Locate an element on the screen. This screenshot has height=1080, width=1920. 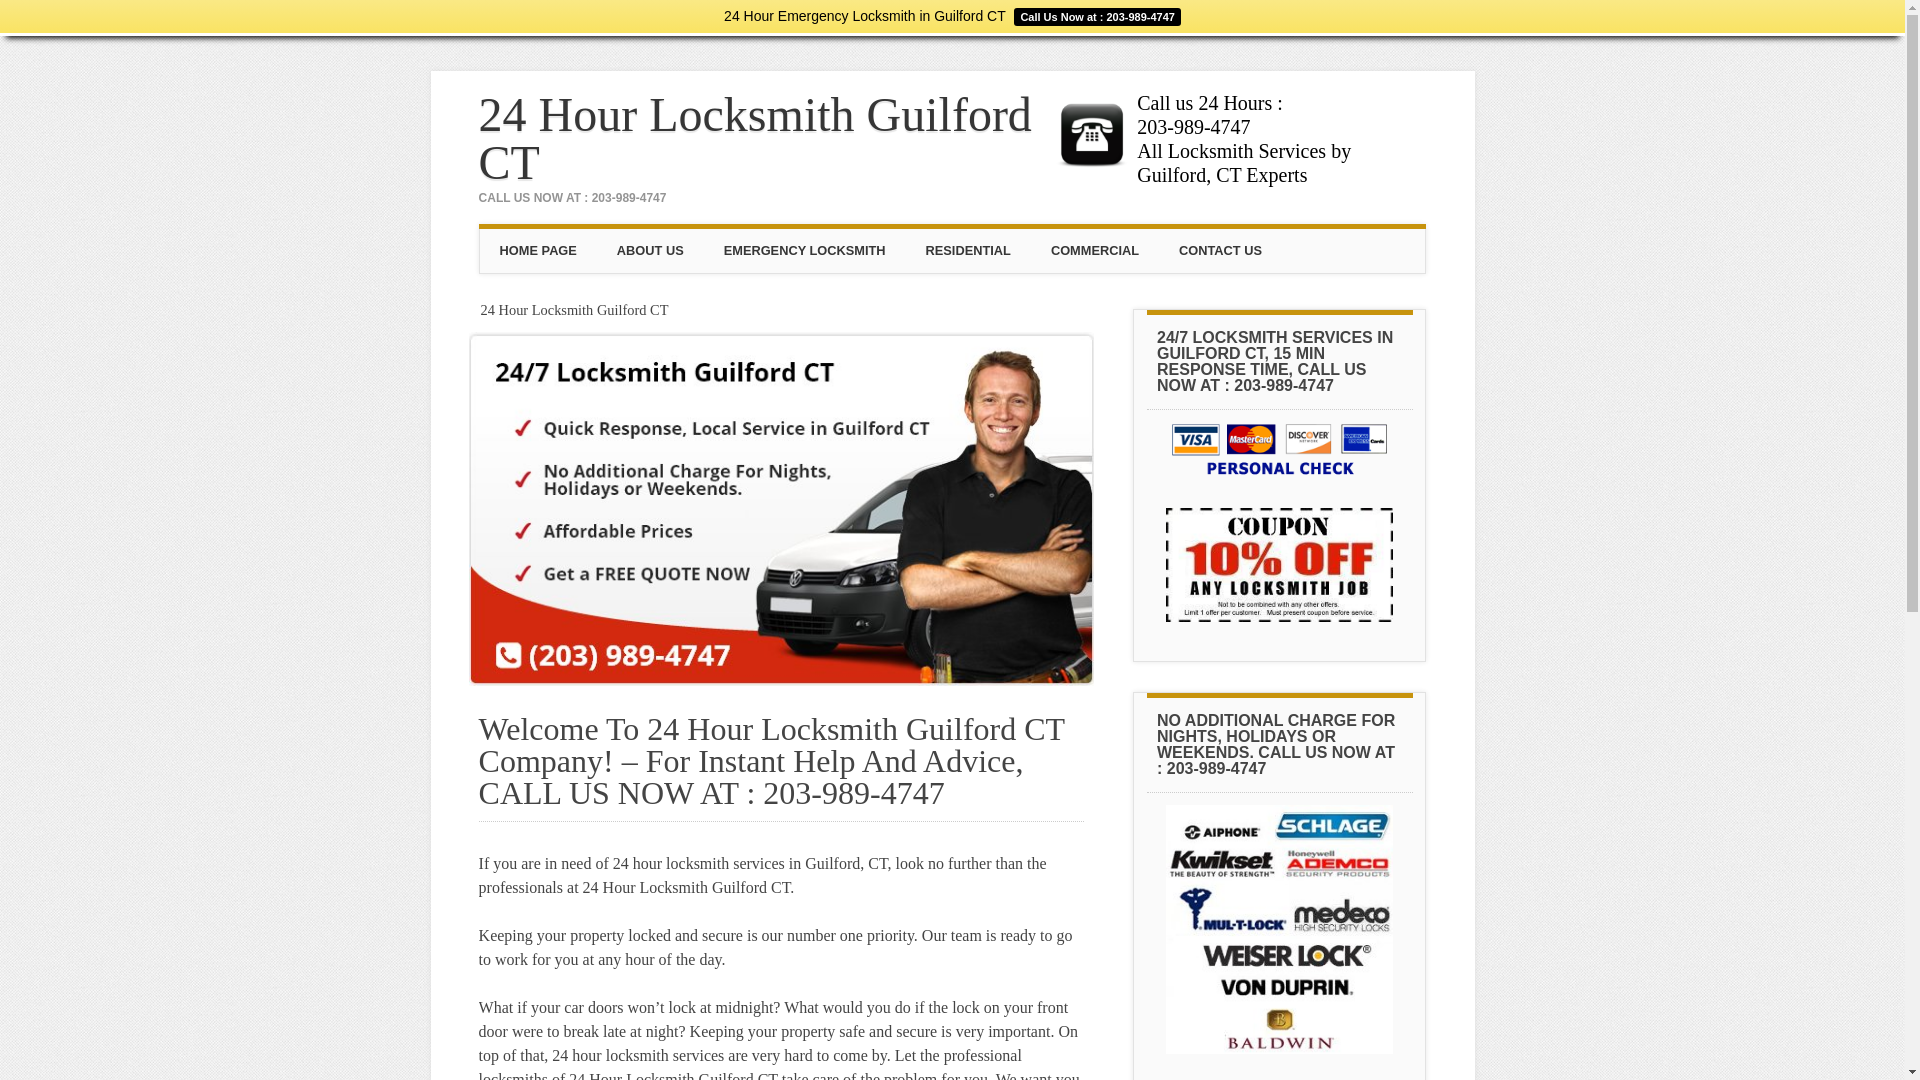
'HOME PAGE' is located at coordinates (538, 249).